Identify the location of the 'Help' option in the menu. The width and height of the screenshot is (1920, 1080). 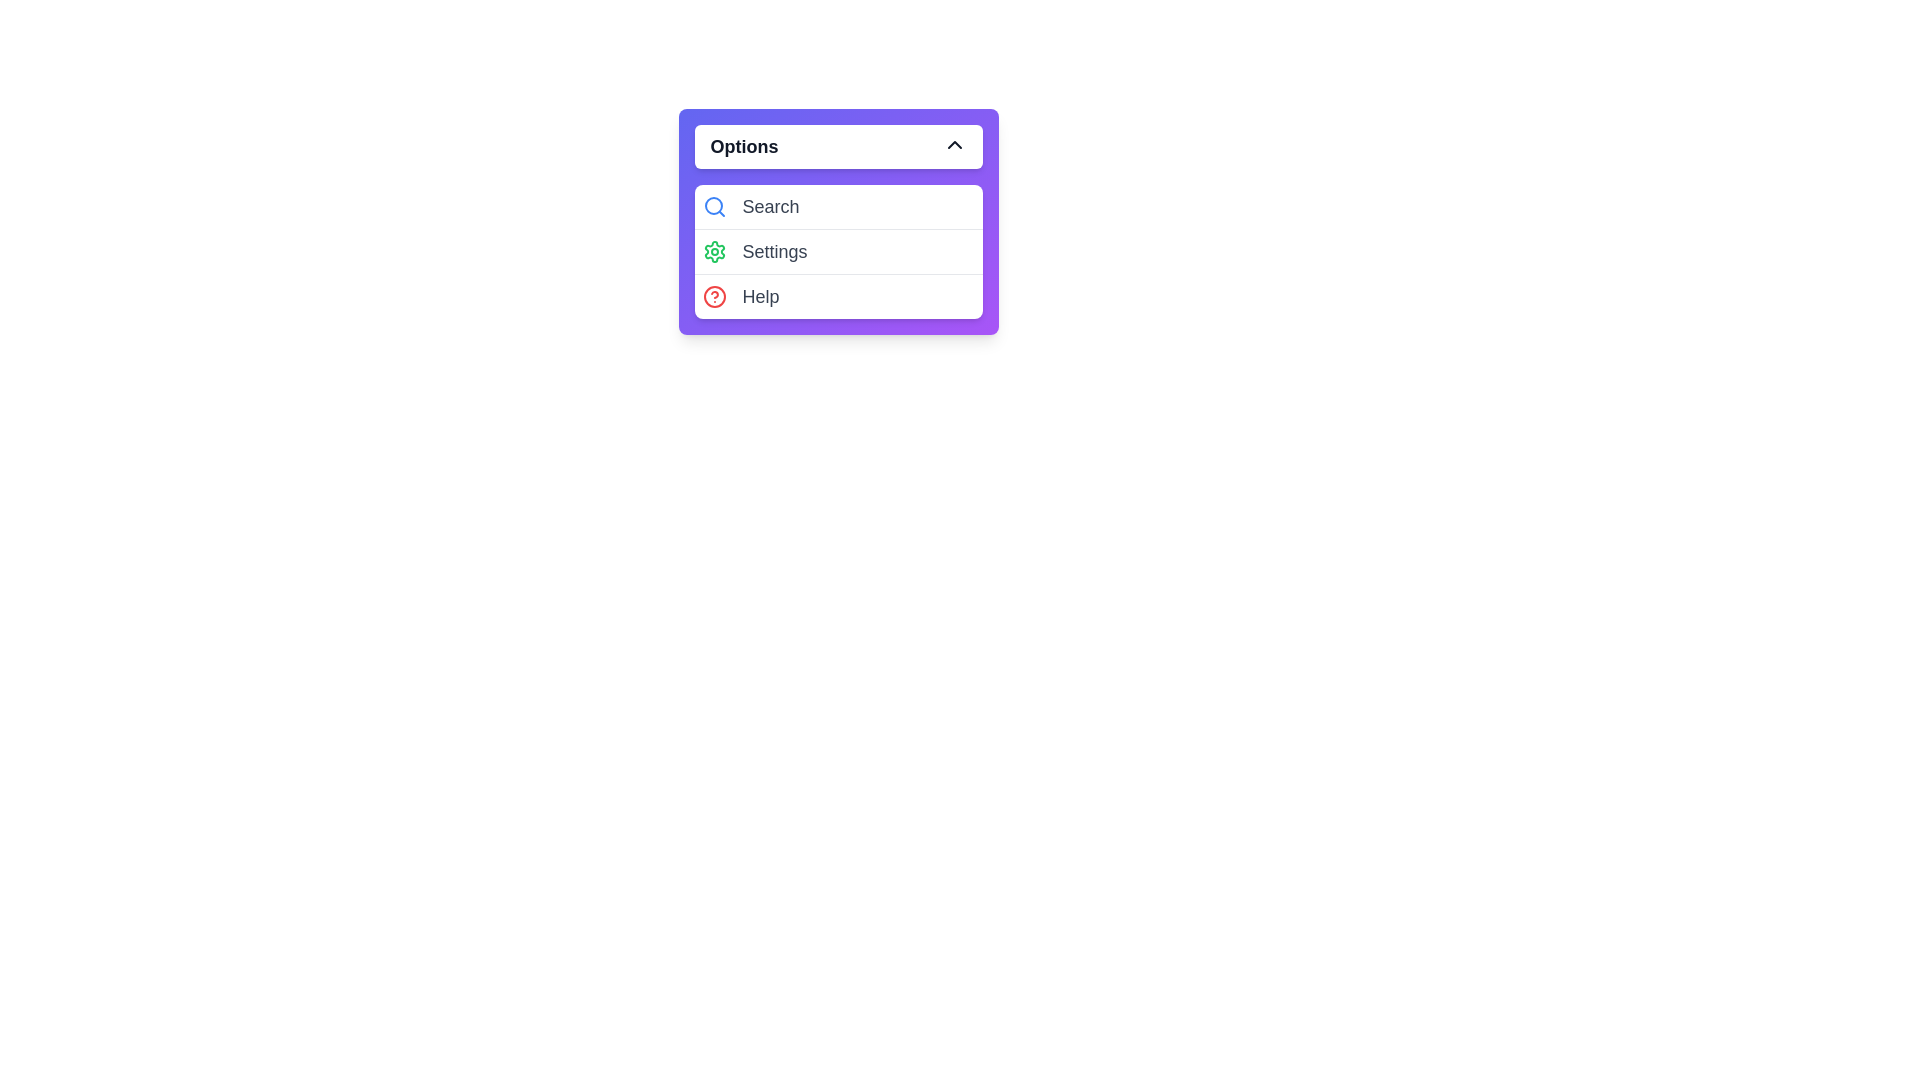
(838, 296).